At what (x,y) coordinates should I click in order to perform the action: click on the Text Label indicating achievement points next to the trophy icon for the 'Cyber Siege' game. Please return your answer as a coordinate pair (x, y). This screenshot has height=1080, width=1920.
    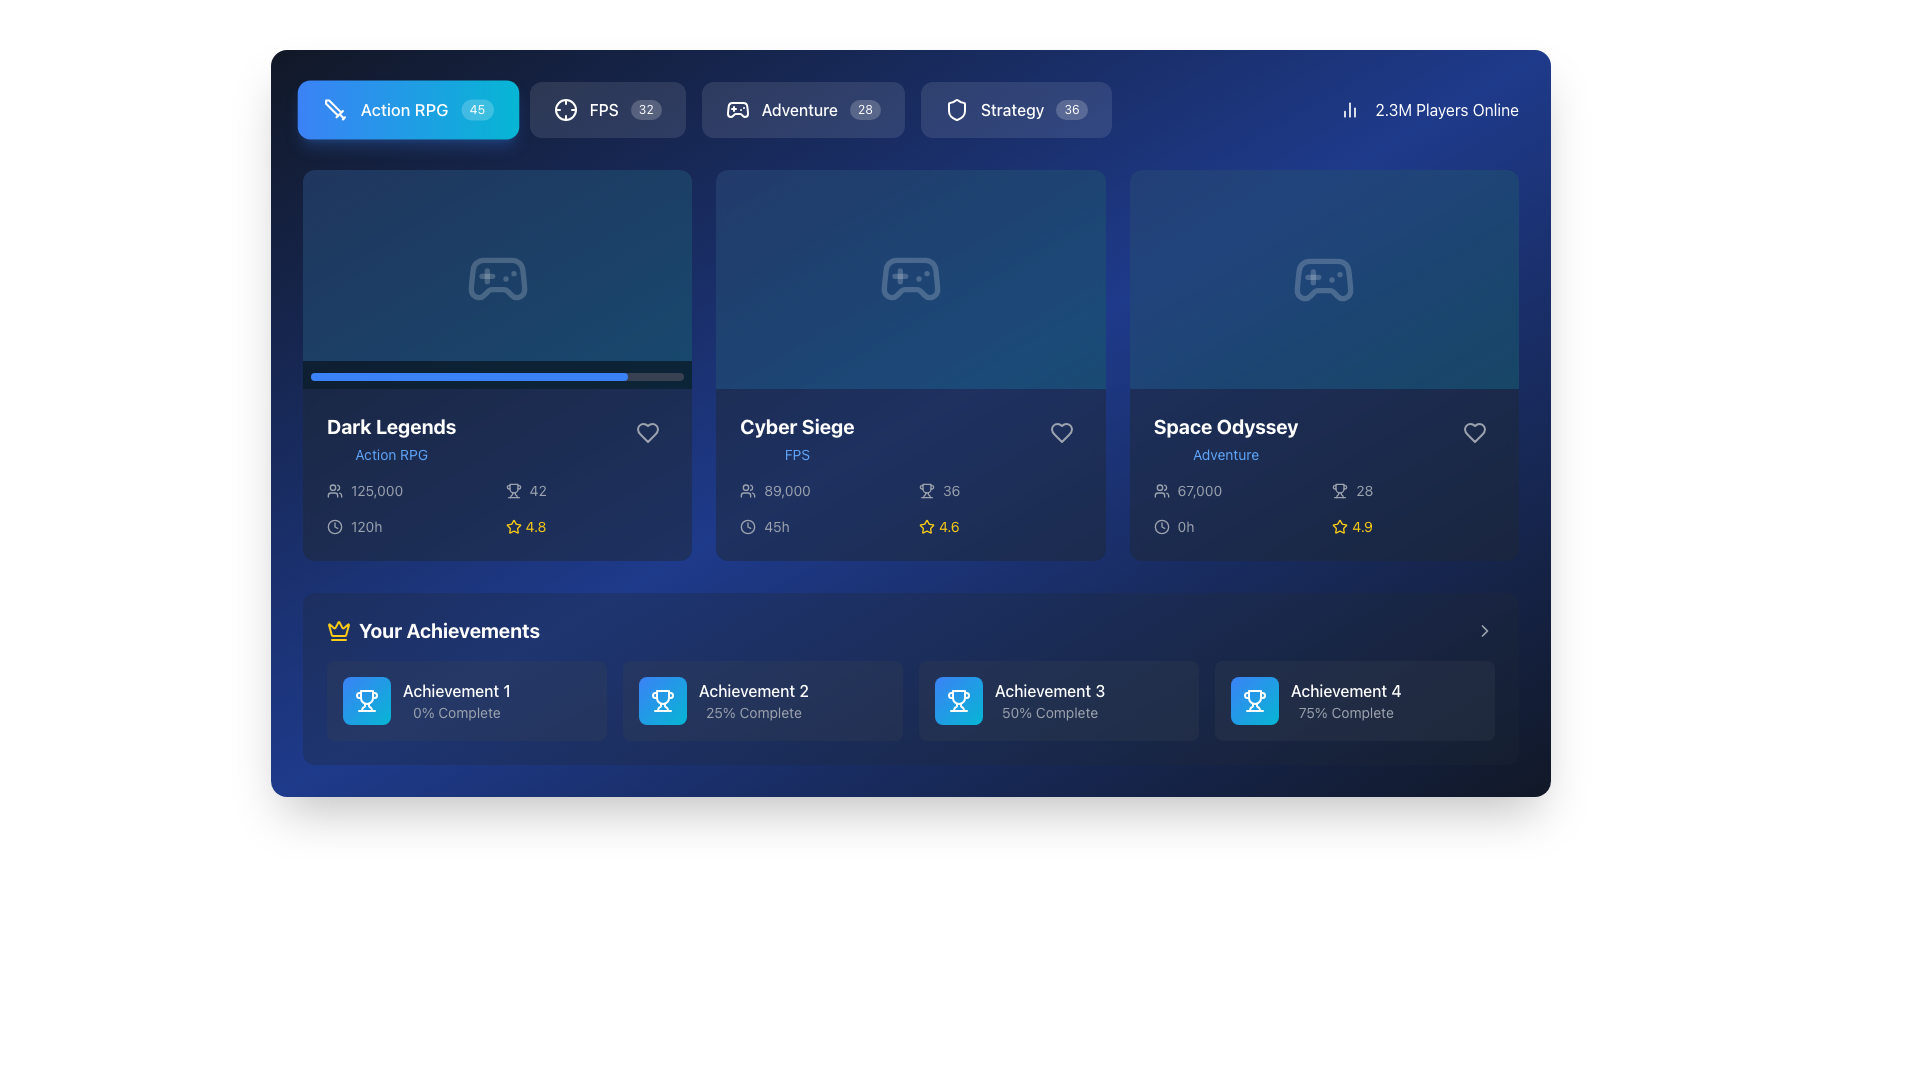
    Looking at the image, I should click on (950, 490).